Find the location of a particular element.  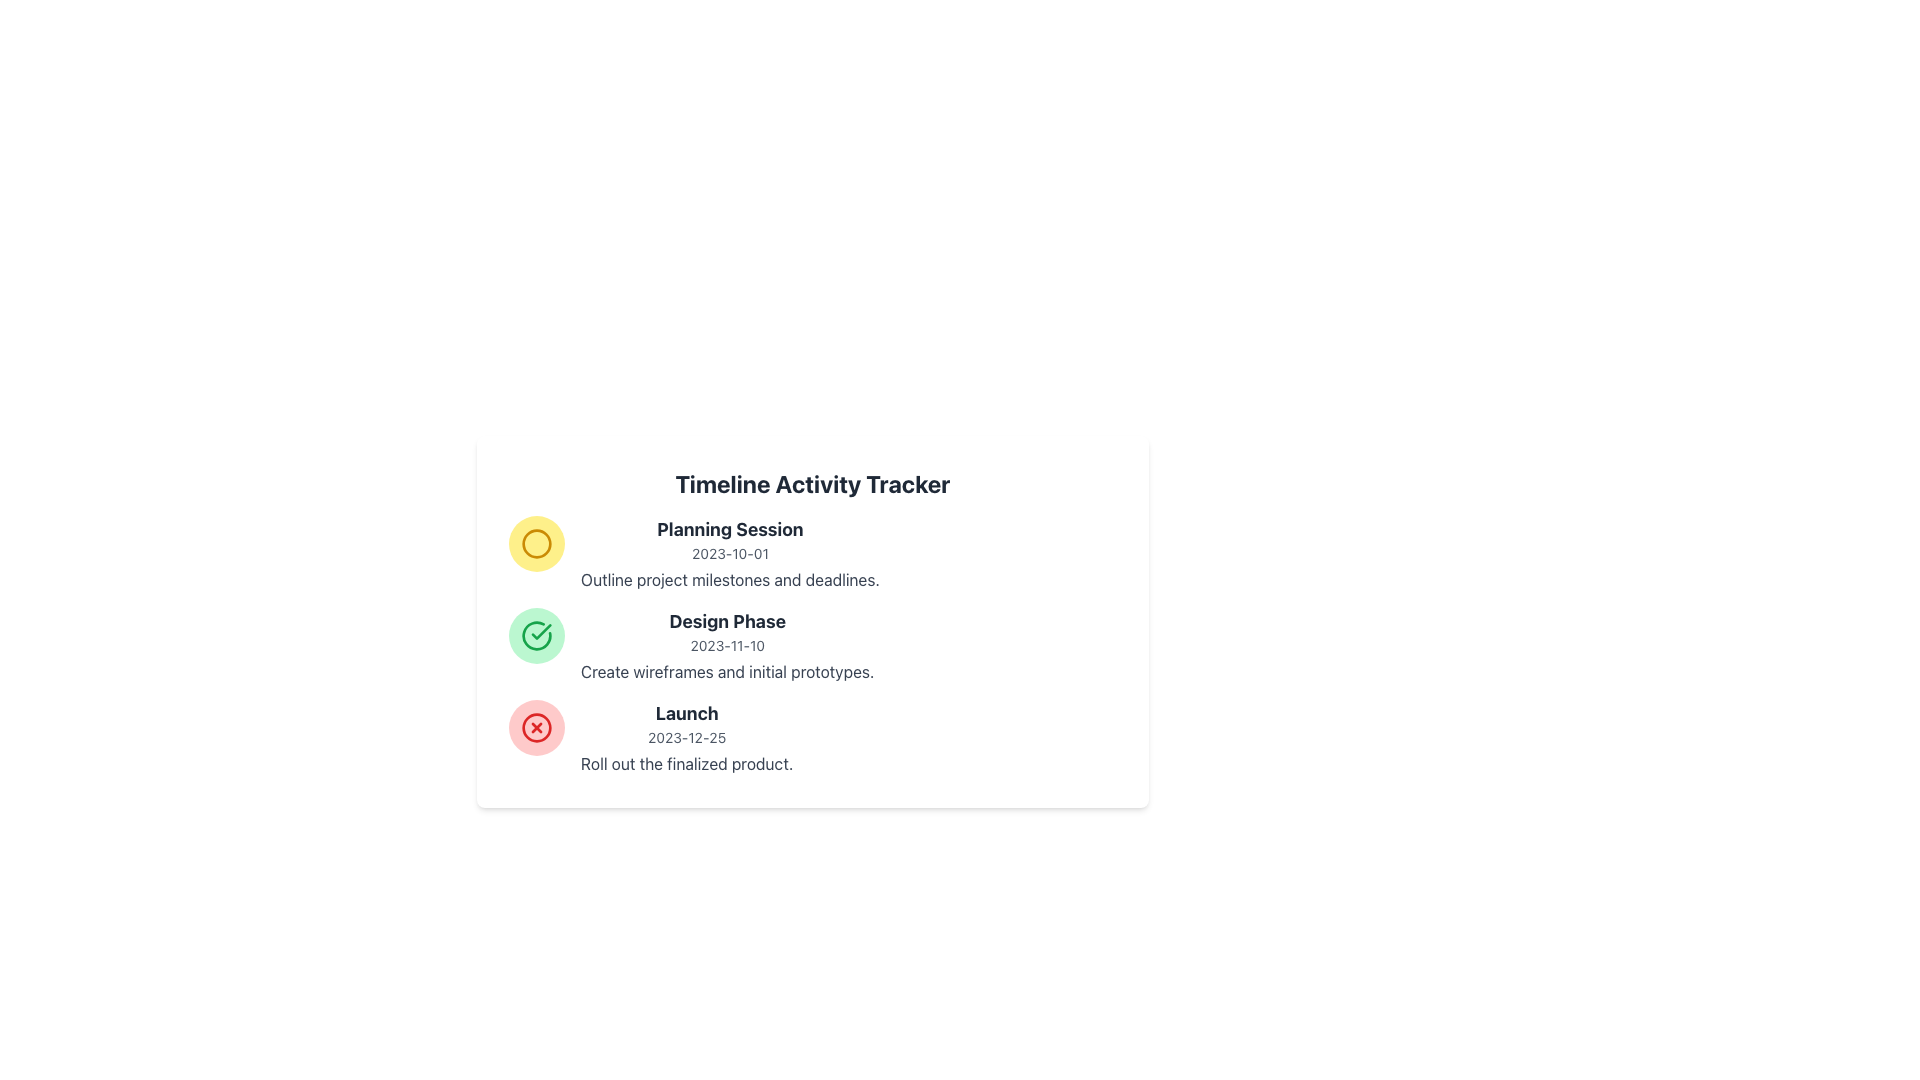

text 'Planning Session' which is prominently displayed in a bold and large font at the top of the card is located at coordinates (729, 528).